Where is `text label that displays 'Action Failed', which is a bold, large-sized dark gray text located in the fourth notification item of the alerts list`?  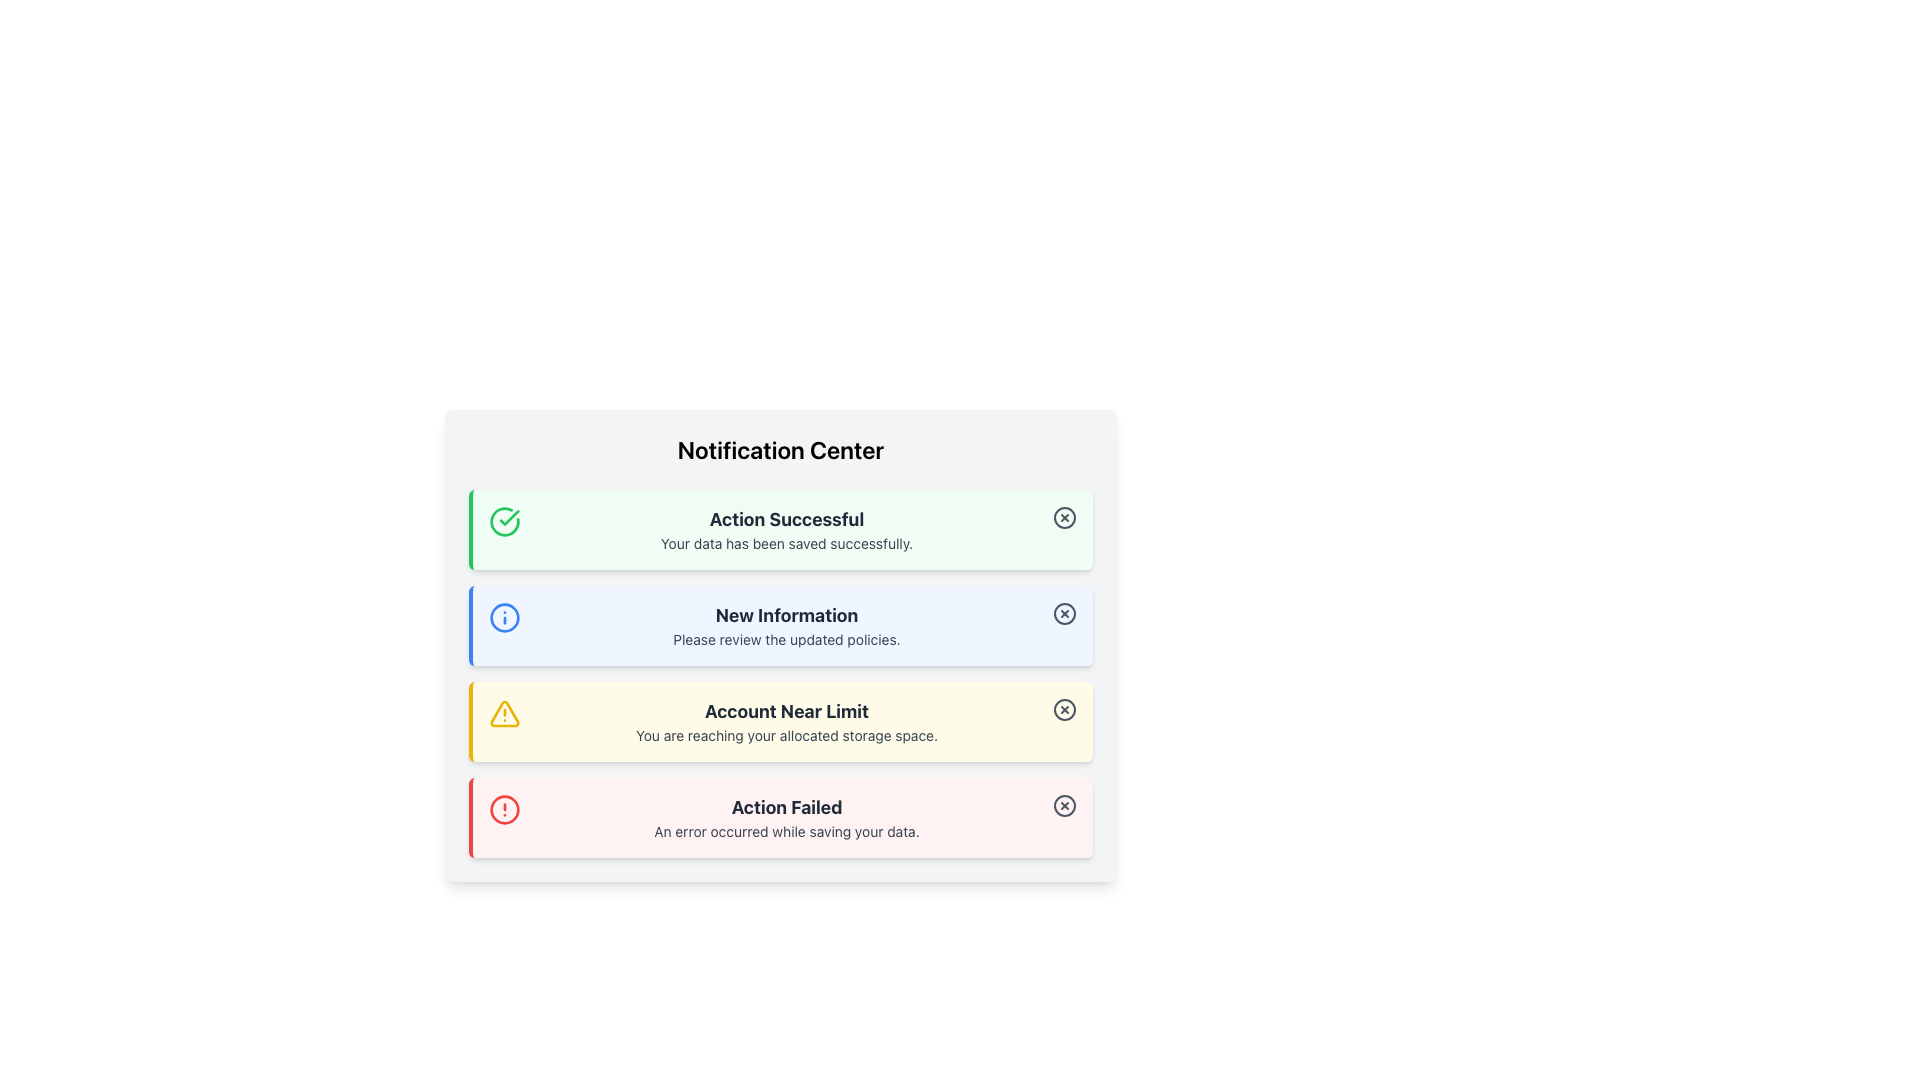 text label that displays 'Action Failed', which is a bold, large-sized dark gray text located in the fourth notification item of the alerts list is located at coordinates (786, 806).